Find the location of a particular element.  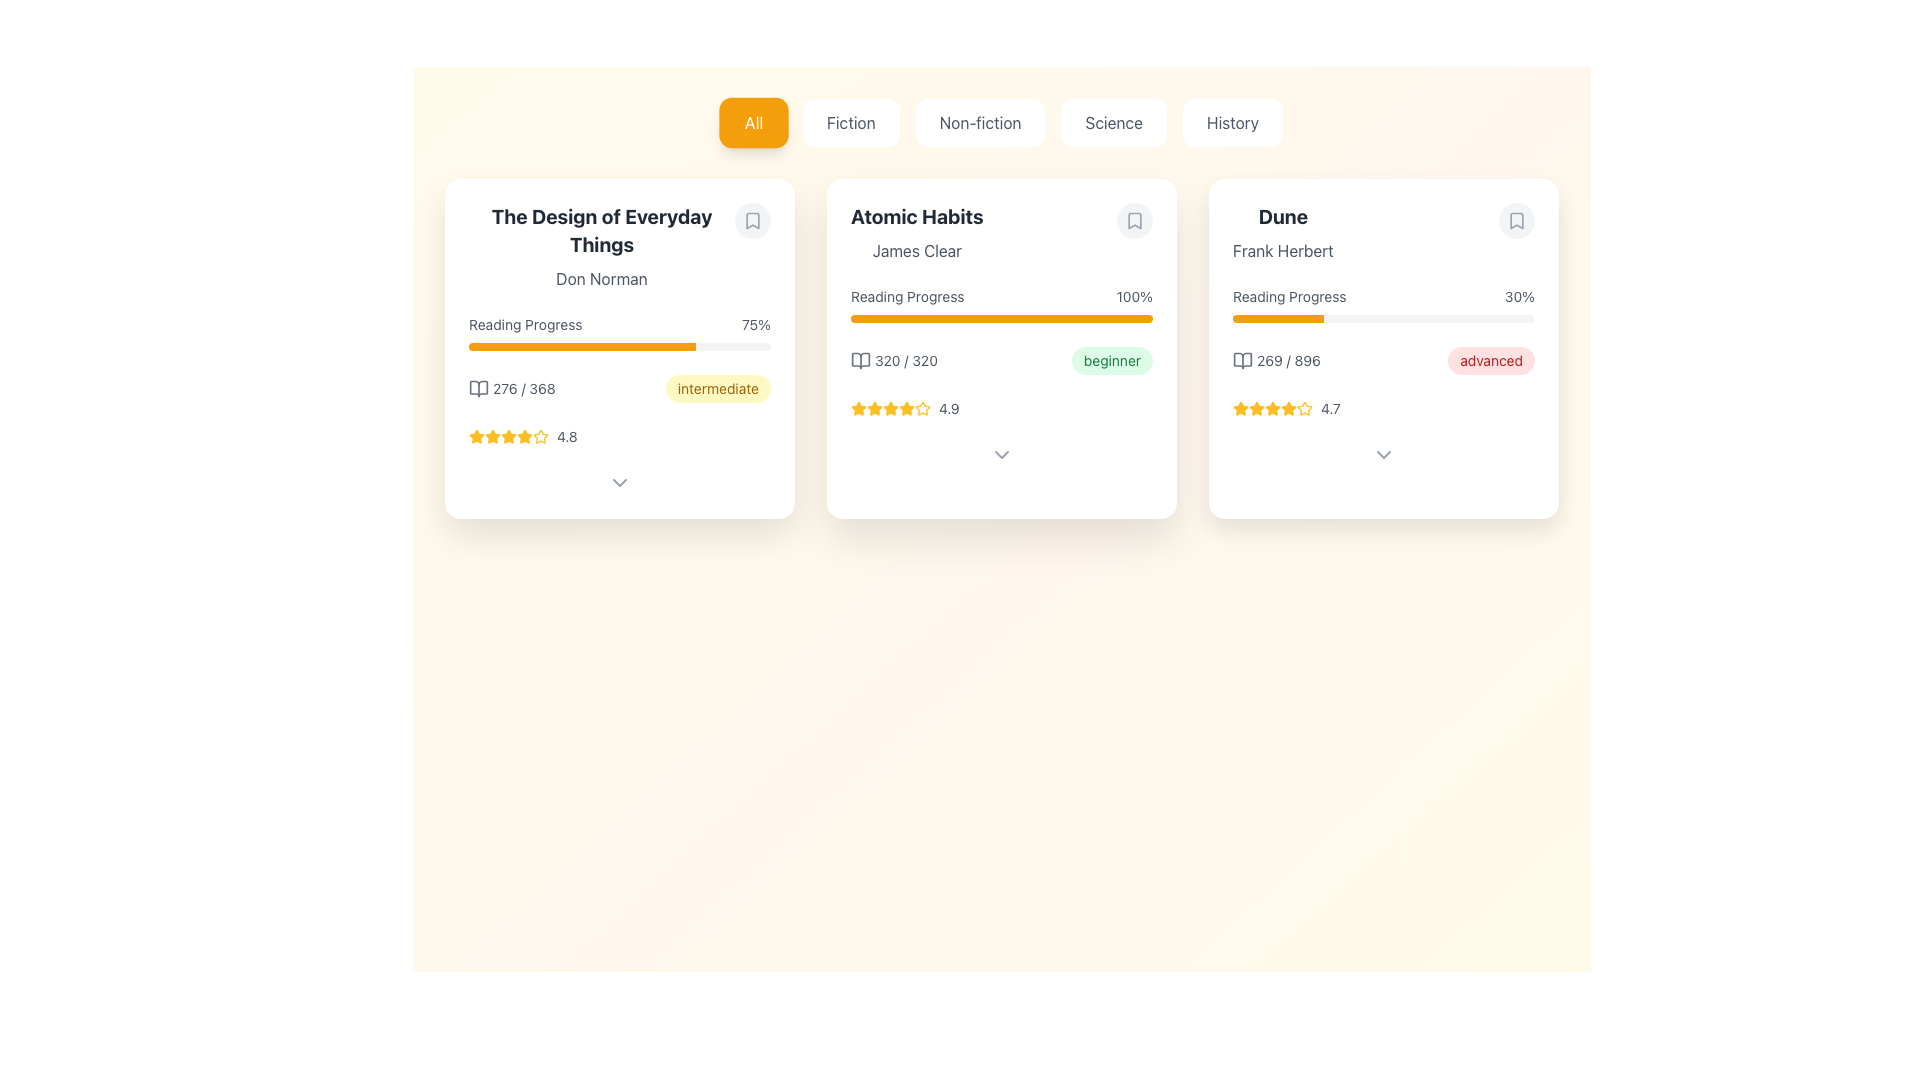

the 'Non-fiction' tab, the third tab in a group of five at the top of the interface is located at coordinates (1002, 123).